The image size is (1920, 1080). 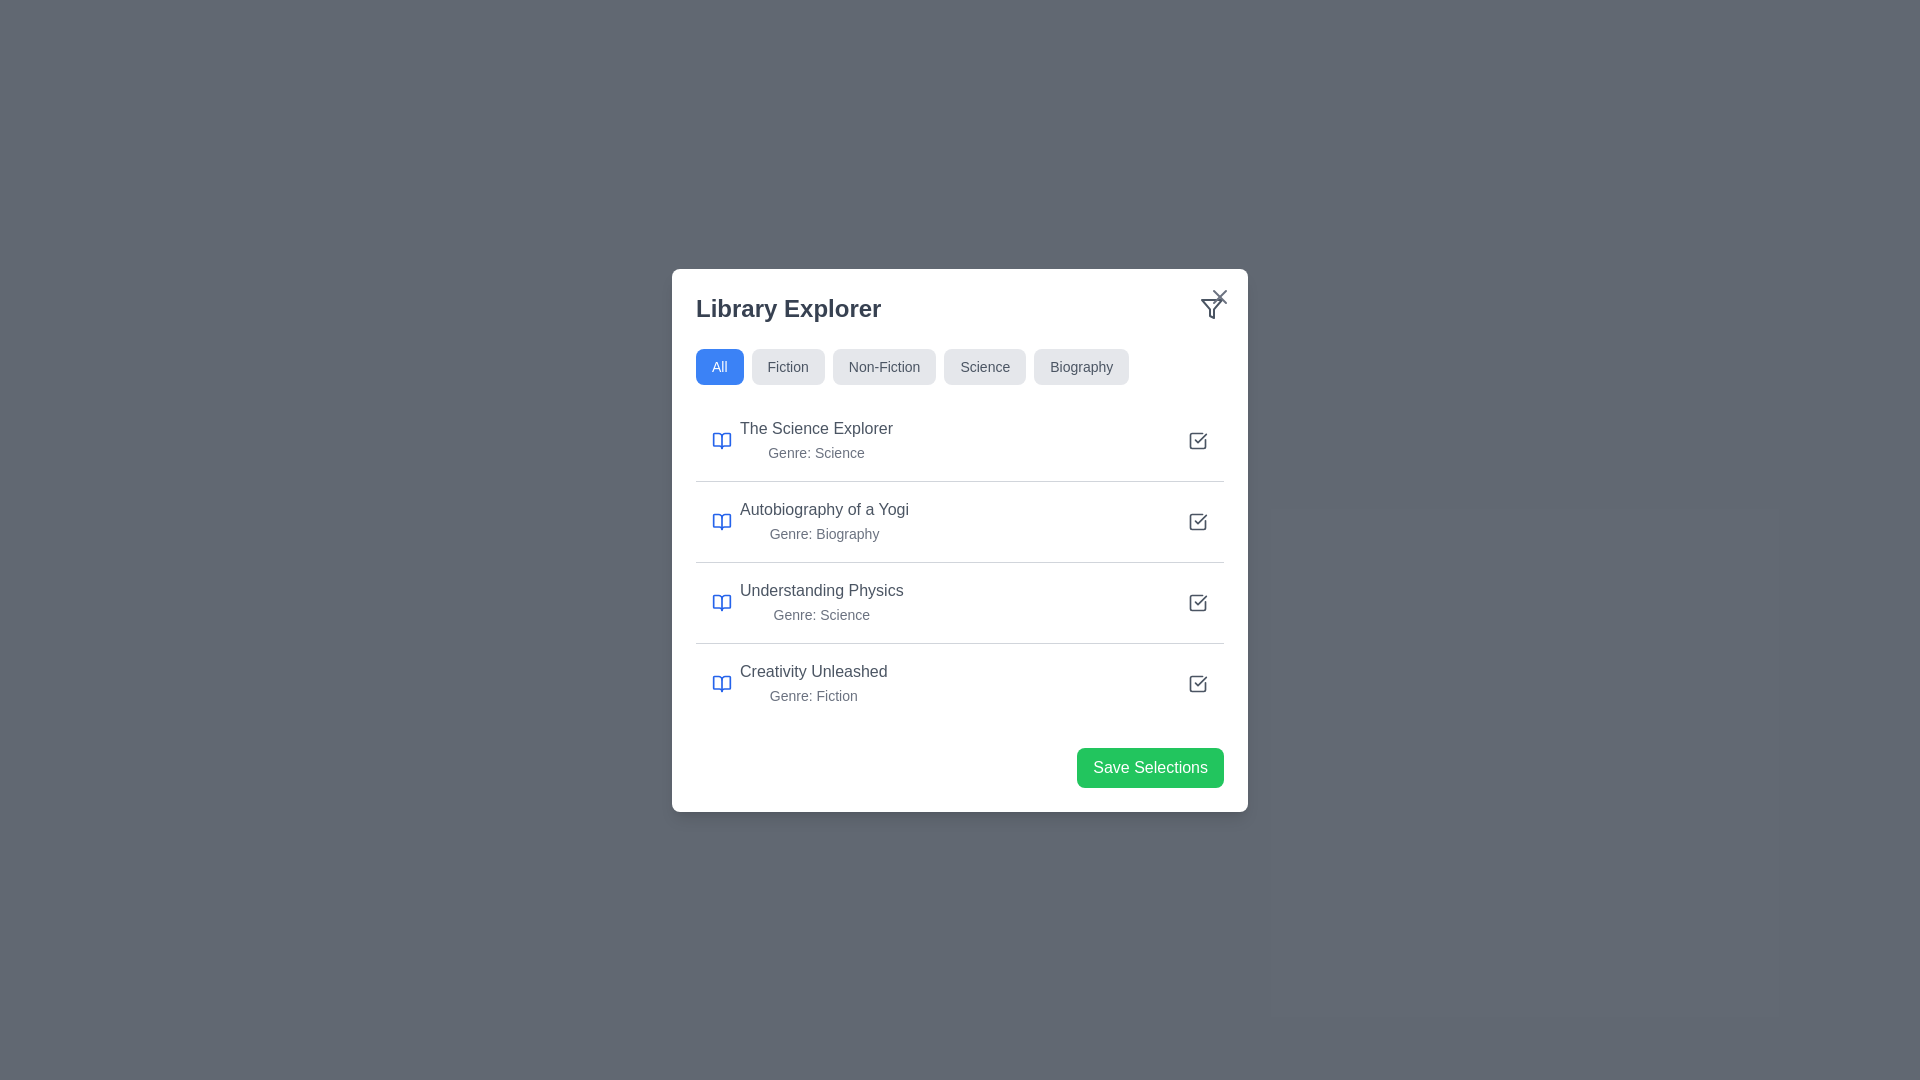 What do you see at coordinates (1210, 308) in the screenshot?
I see `the triangular section of the filter icon located in the top-right corner of the library explorer dialog box` at bounding box center [1210, 308].